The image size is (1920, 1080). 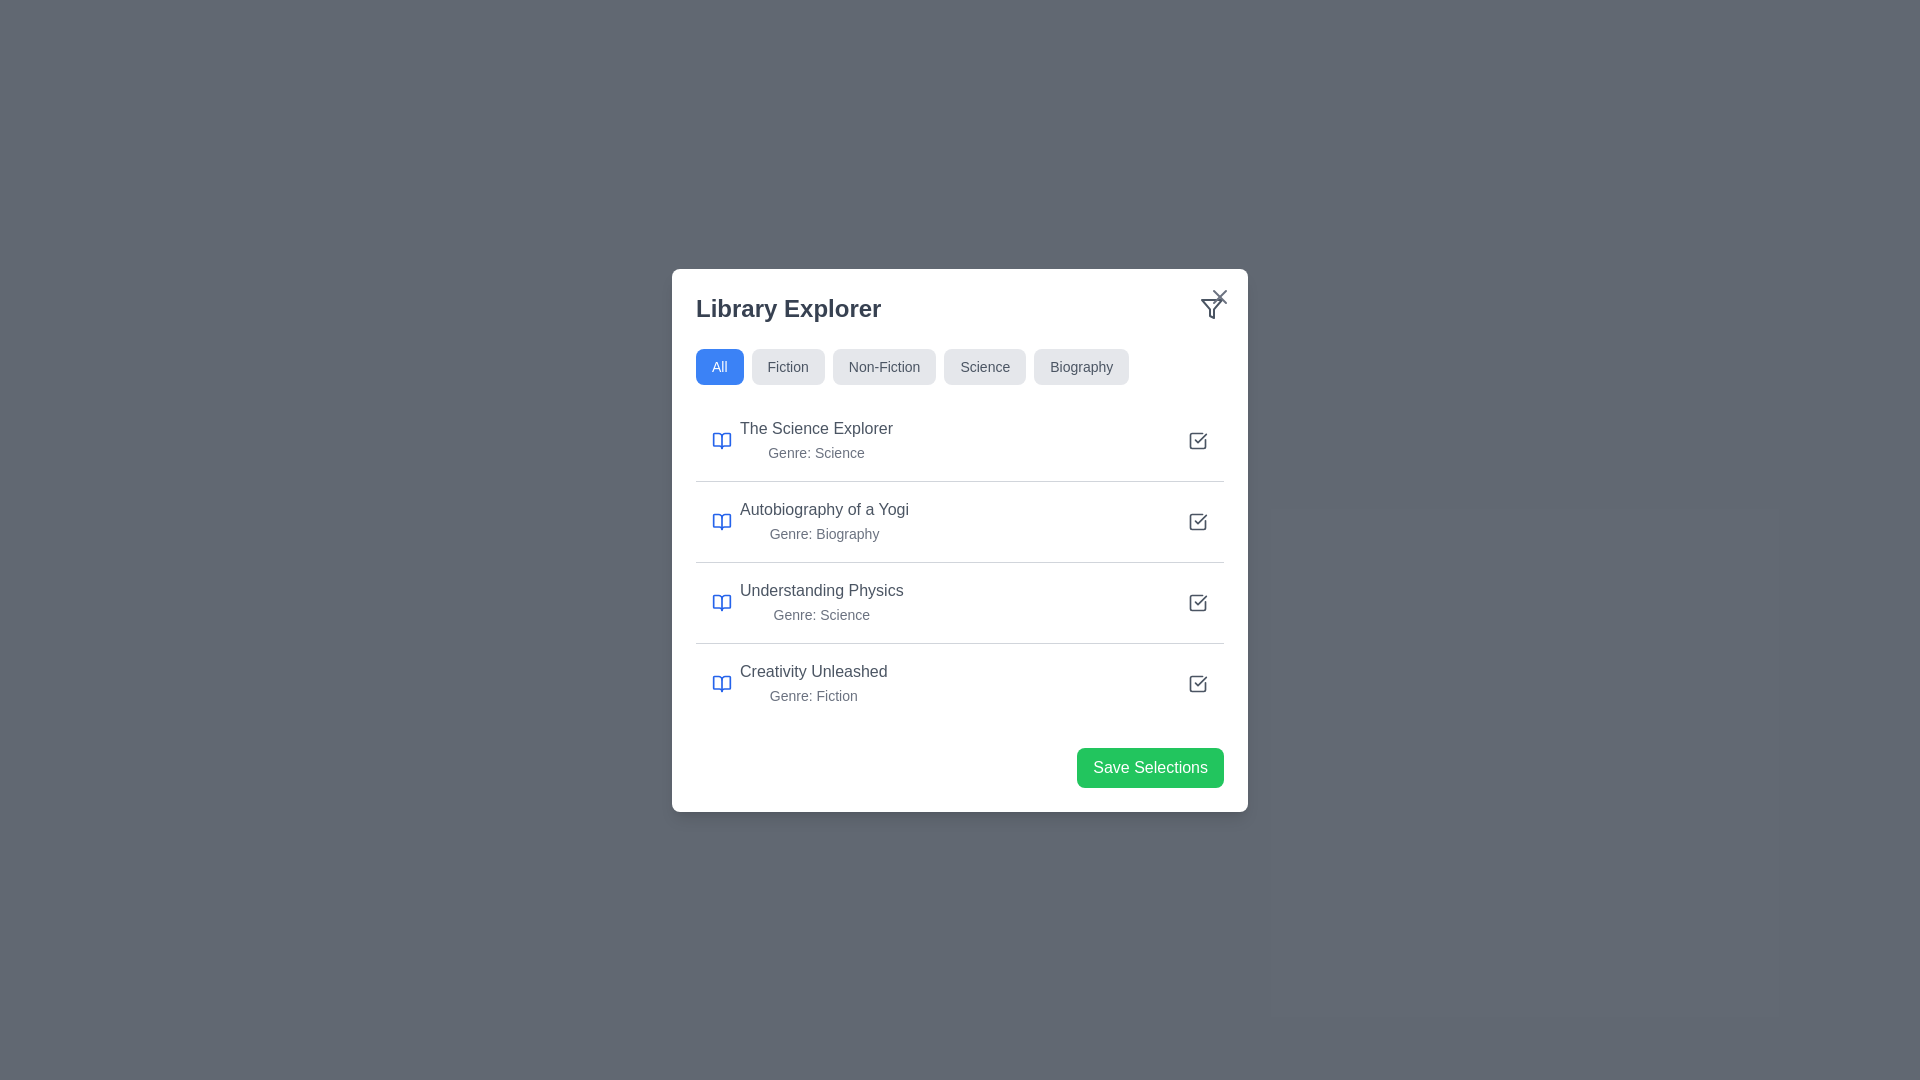 What do you see at coordinates (1210, 308) in the screenshot?
I see `the triangular section of the filter icon located in the top-right corner of the library explorer dialog box` at bounding box center [1210, 308].